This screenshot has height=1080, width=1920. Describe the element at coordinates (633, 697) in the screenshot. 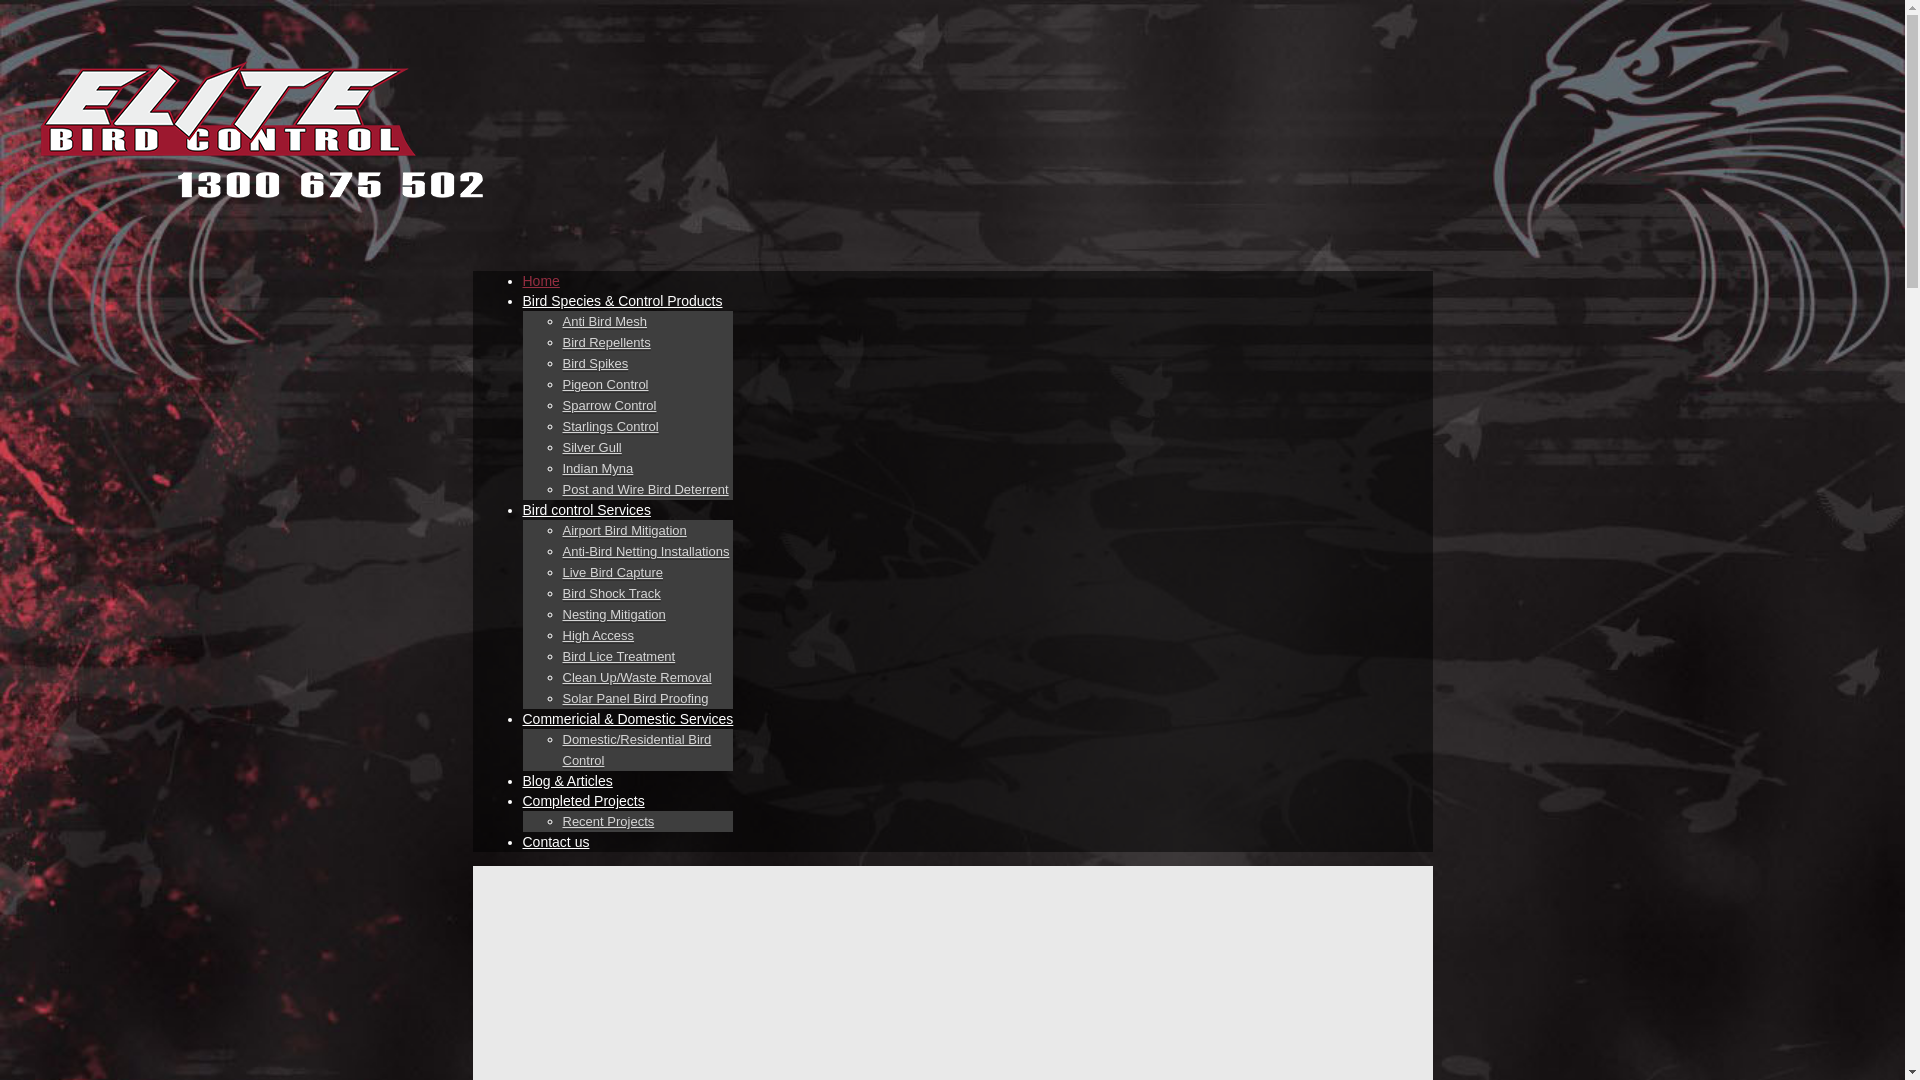

I see `'Solar Panel Bird Proofing'` at that location.